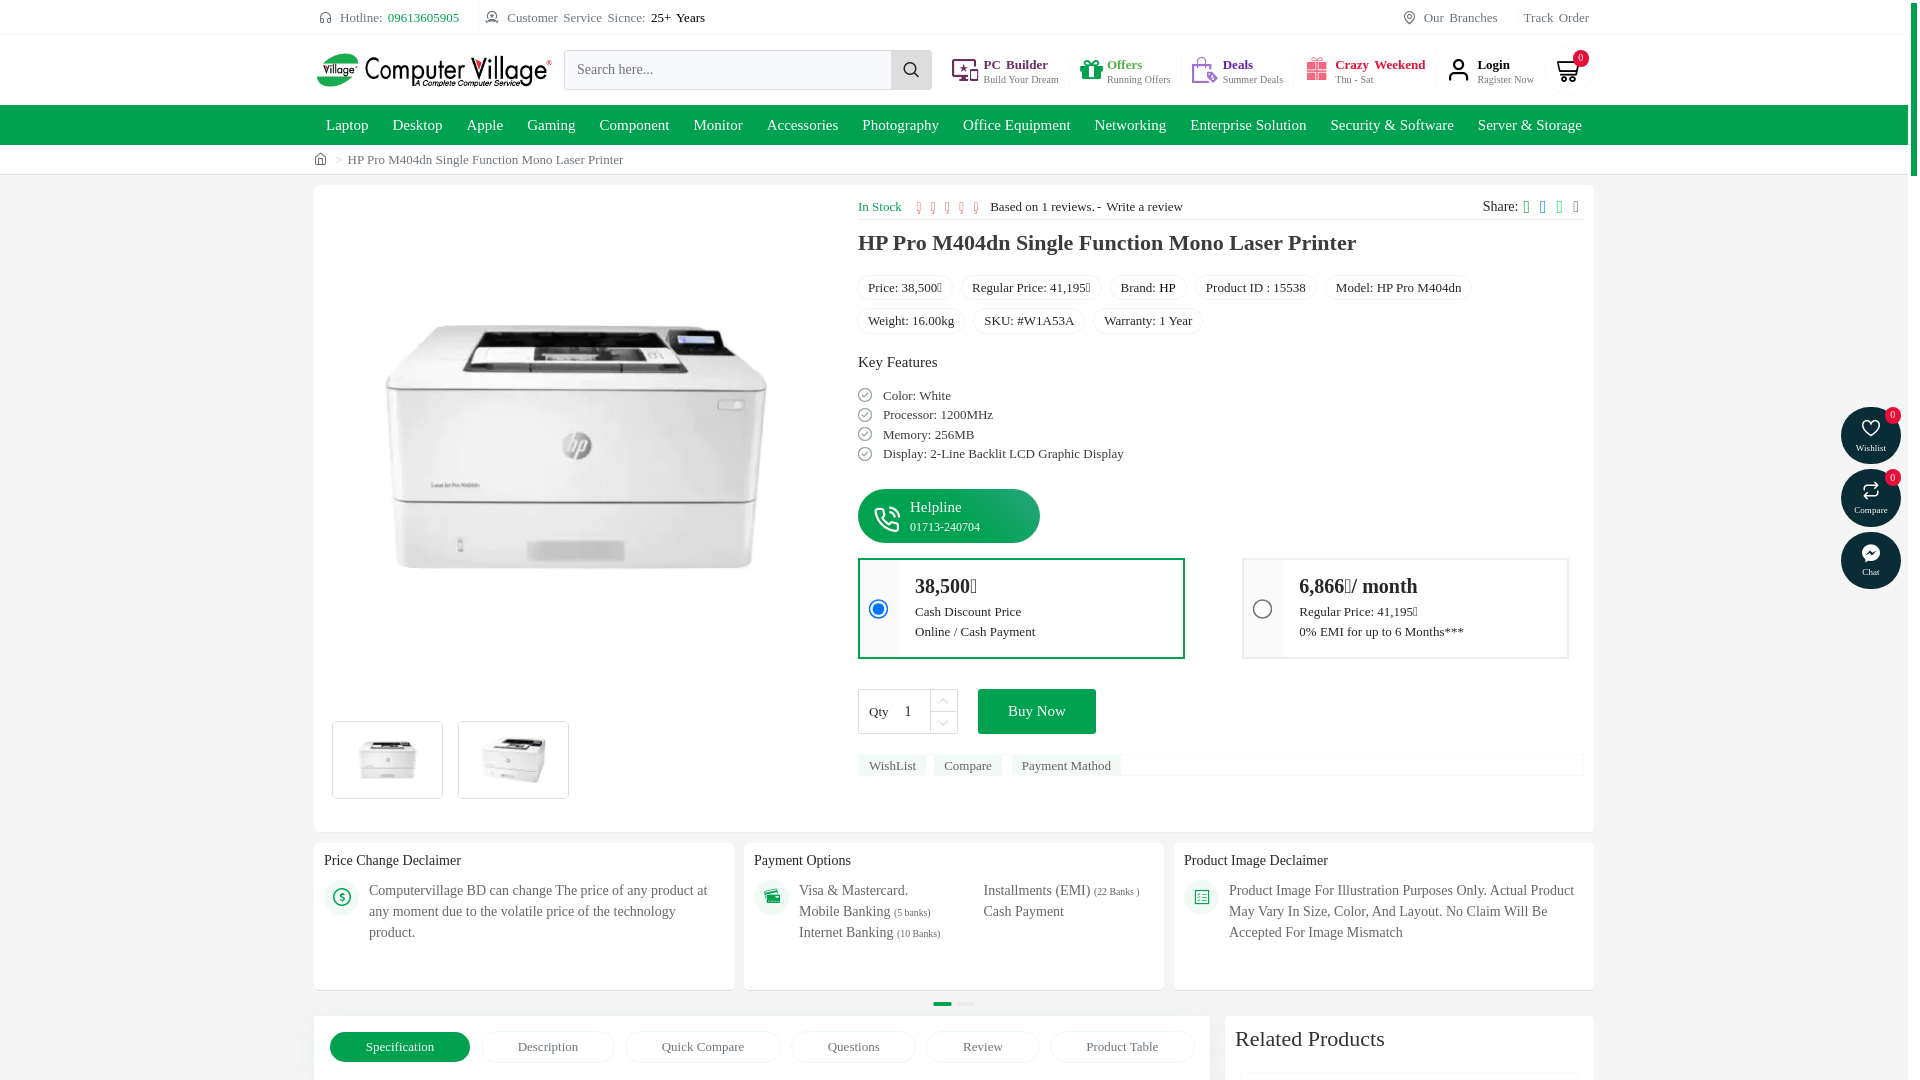  I want to click on 'Buy Now', so click(1036, 710).